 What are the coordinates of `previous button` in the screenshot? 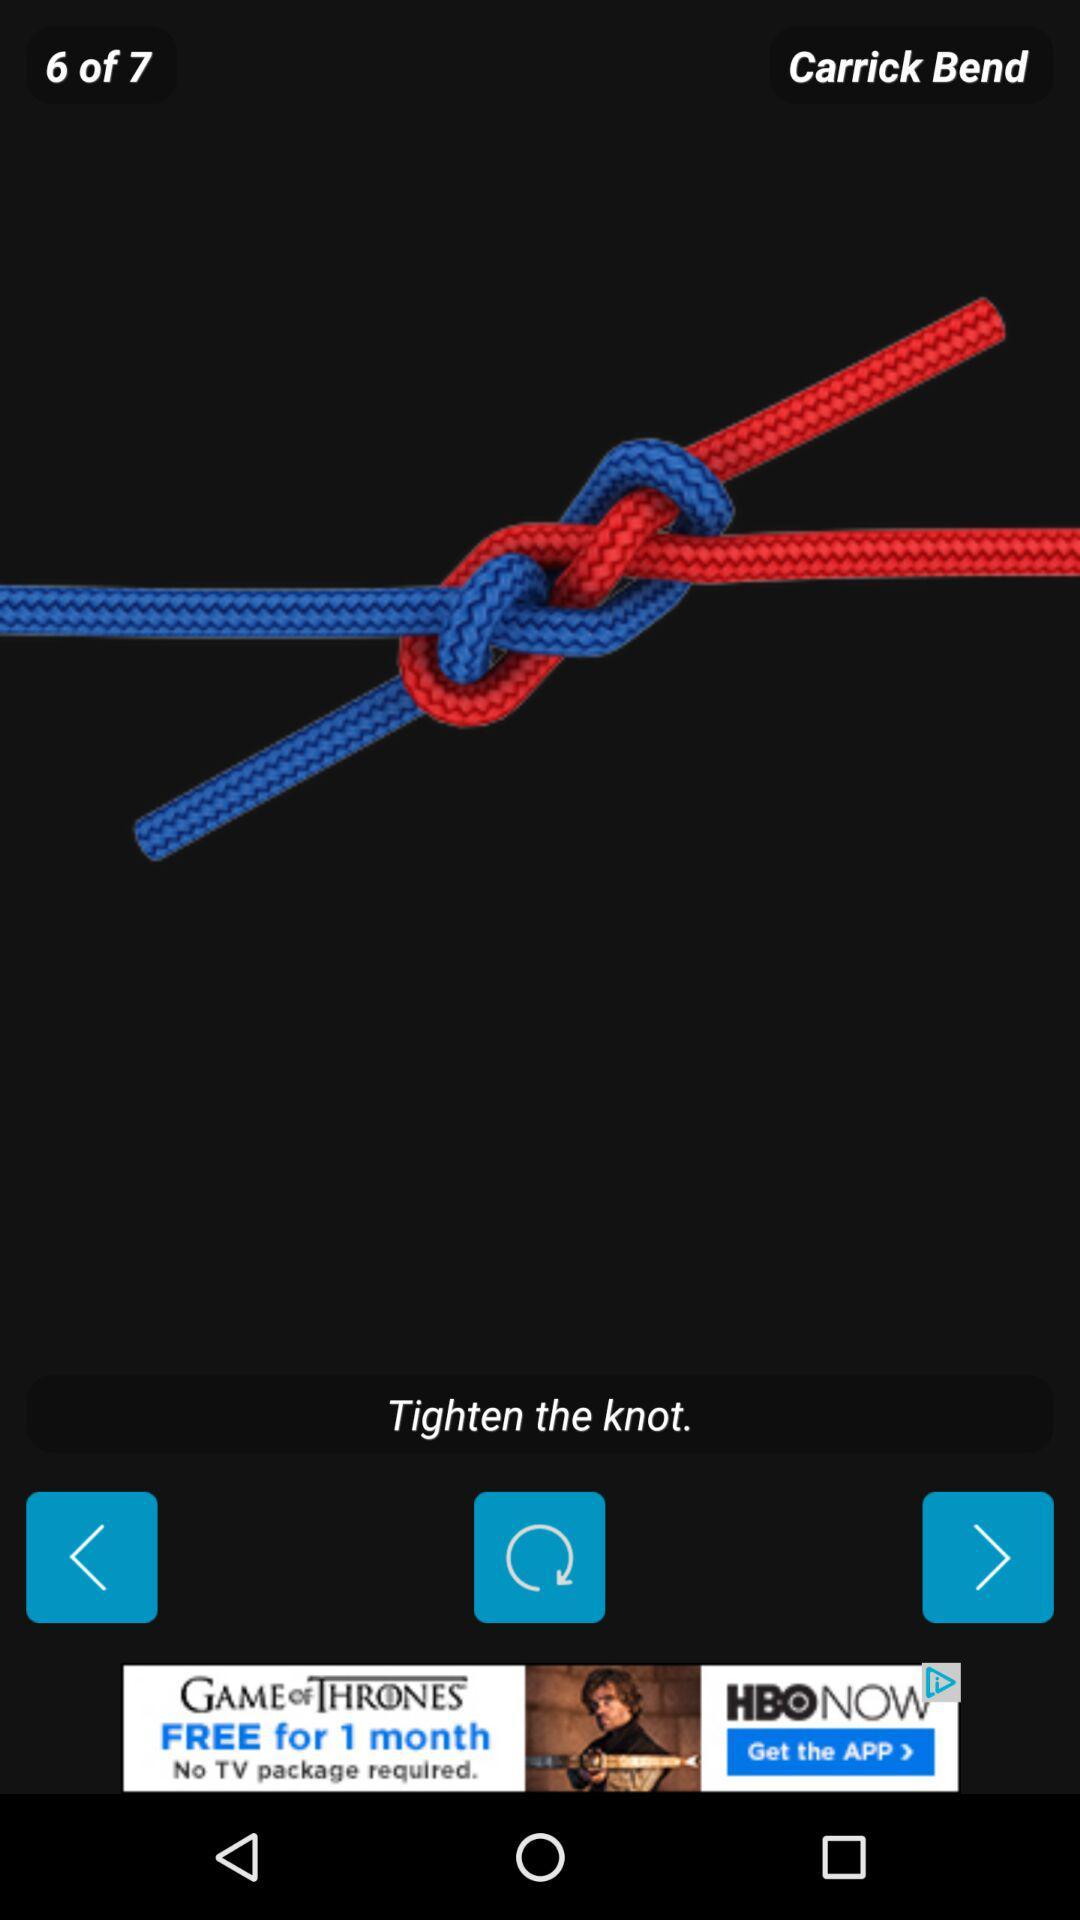 It's located at (91, 1556).